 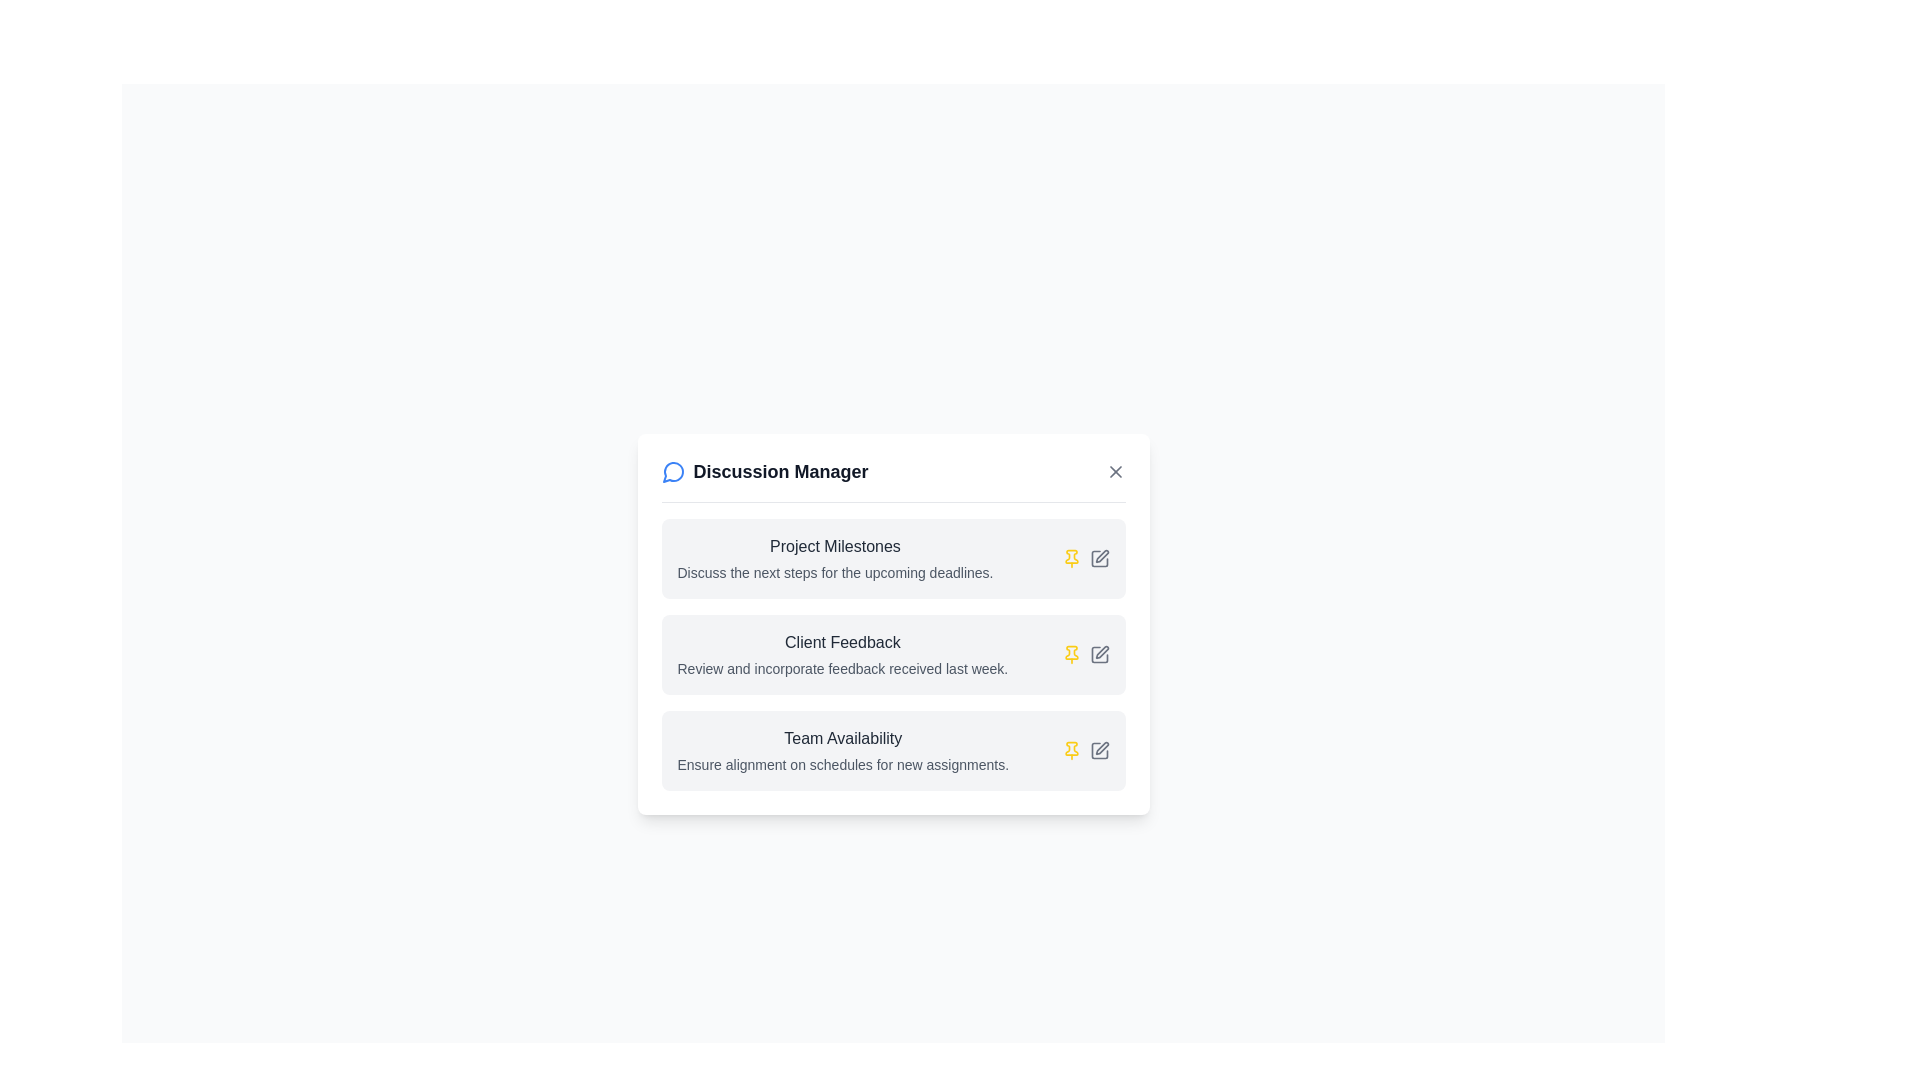 What do you see at coordinates (672, 471) in the screenshot?
I see `the blue speech bubble icon located next to the 'Discussion Manager' title for additional functionality` at bounding box center [672, 471].